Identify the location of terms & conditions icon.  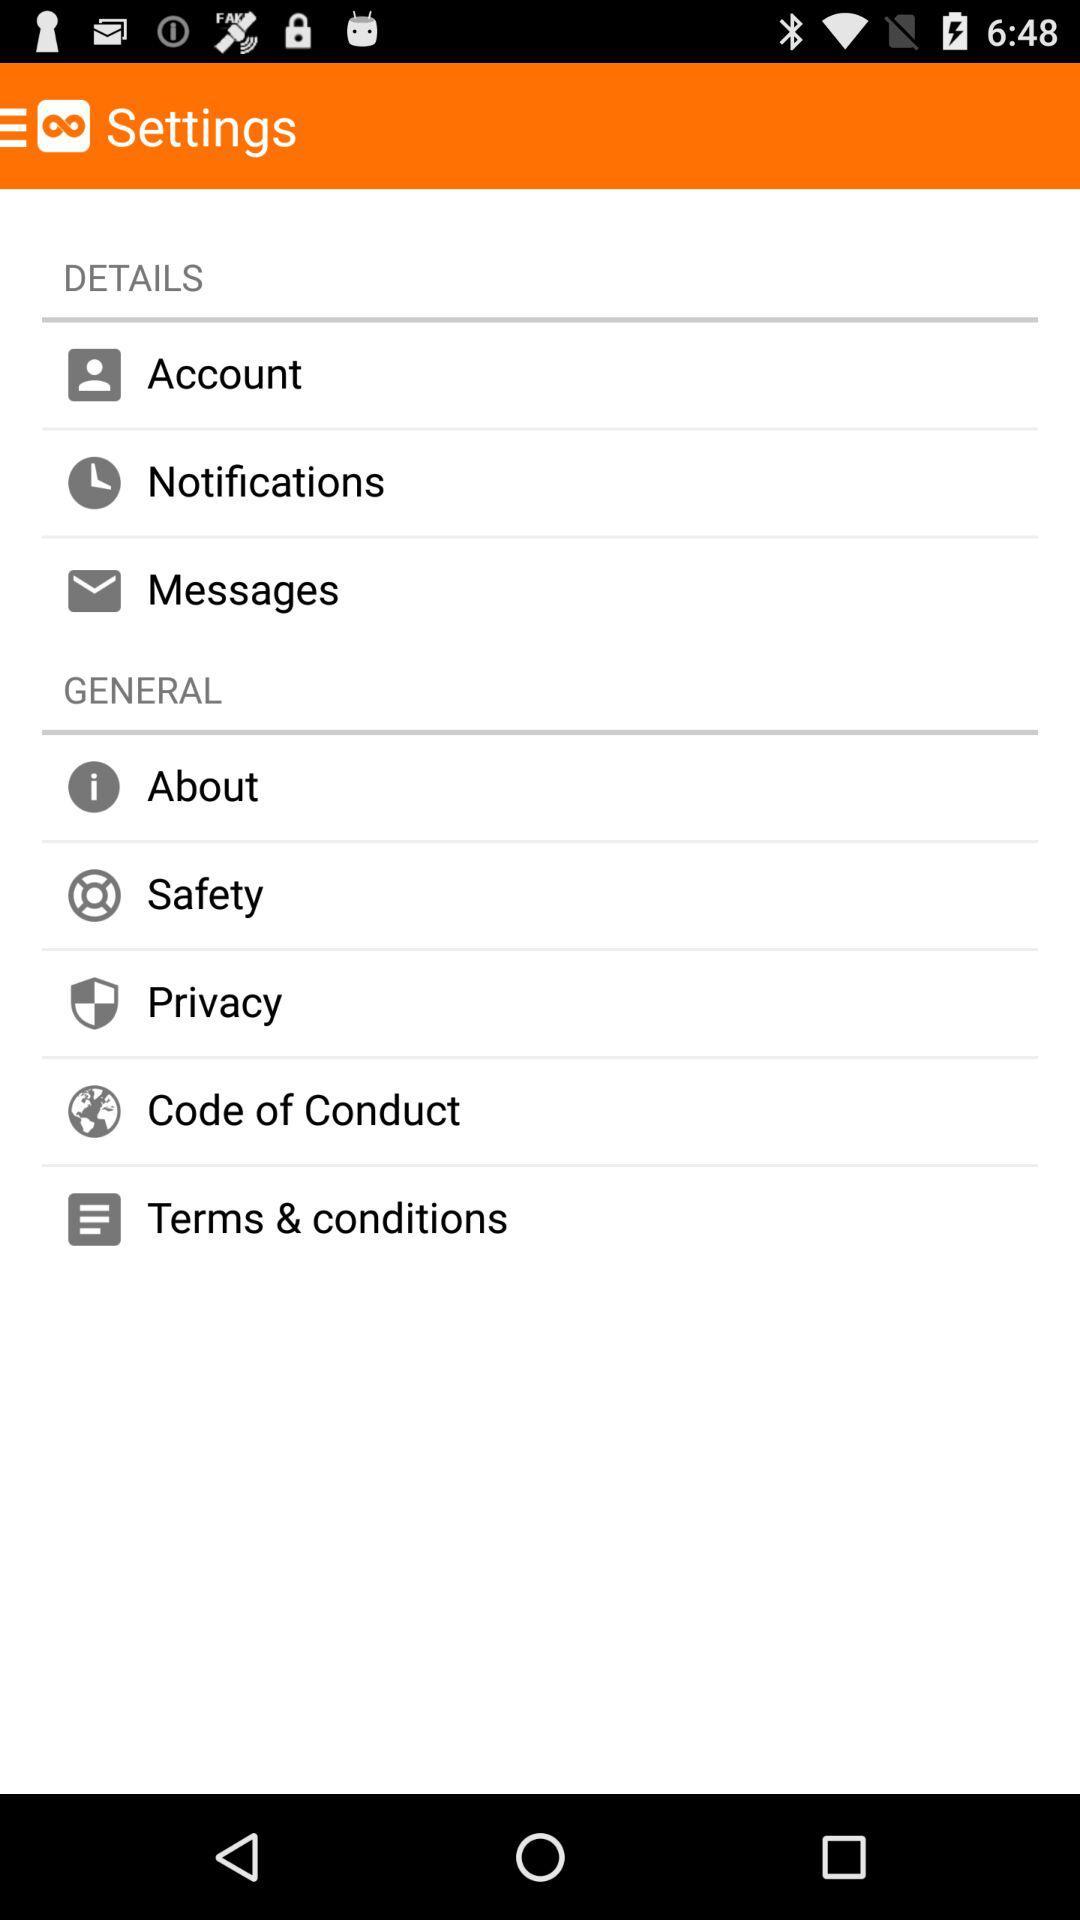
(540, 1218).